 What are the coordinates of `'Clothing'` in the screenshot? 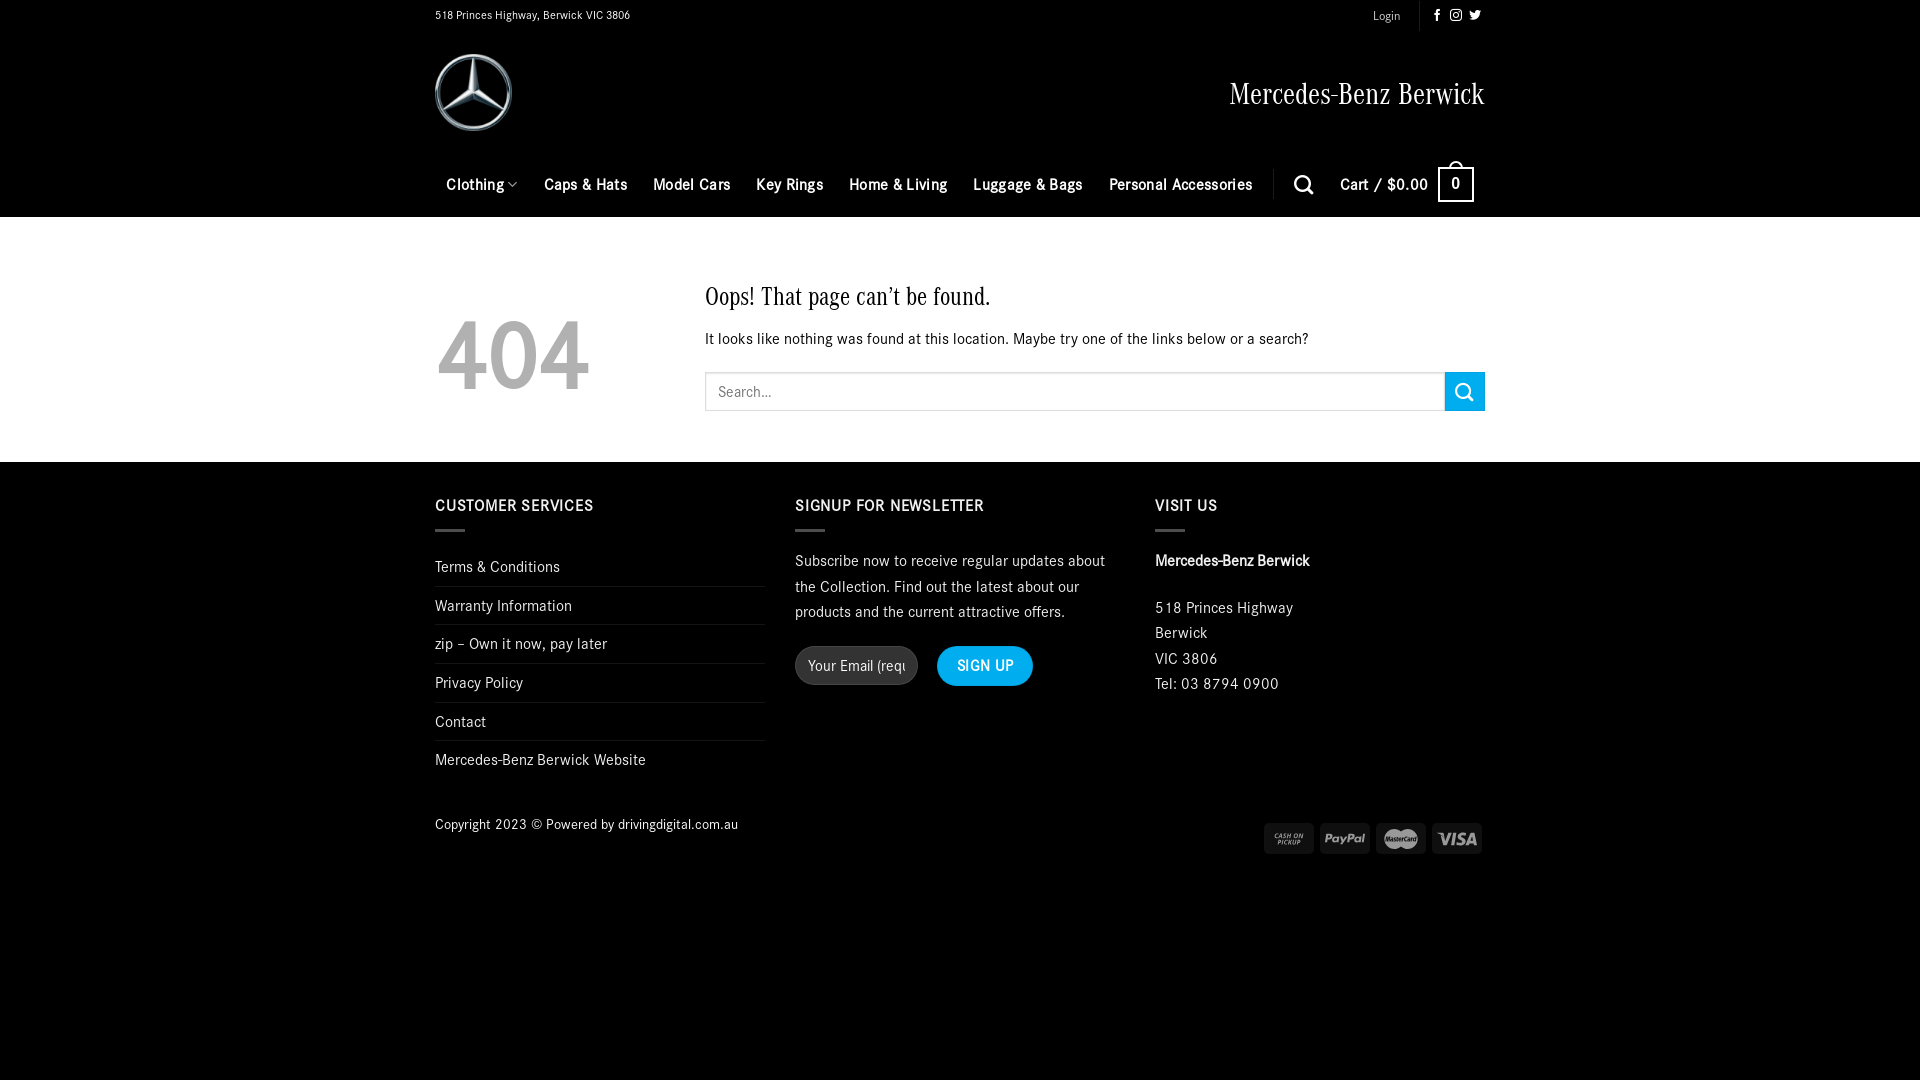 It's located at (481, 184).